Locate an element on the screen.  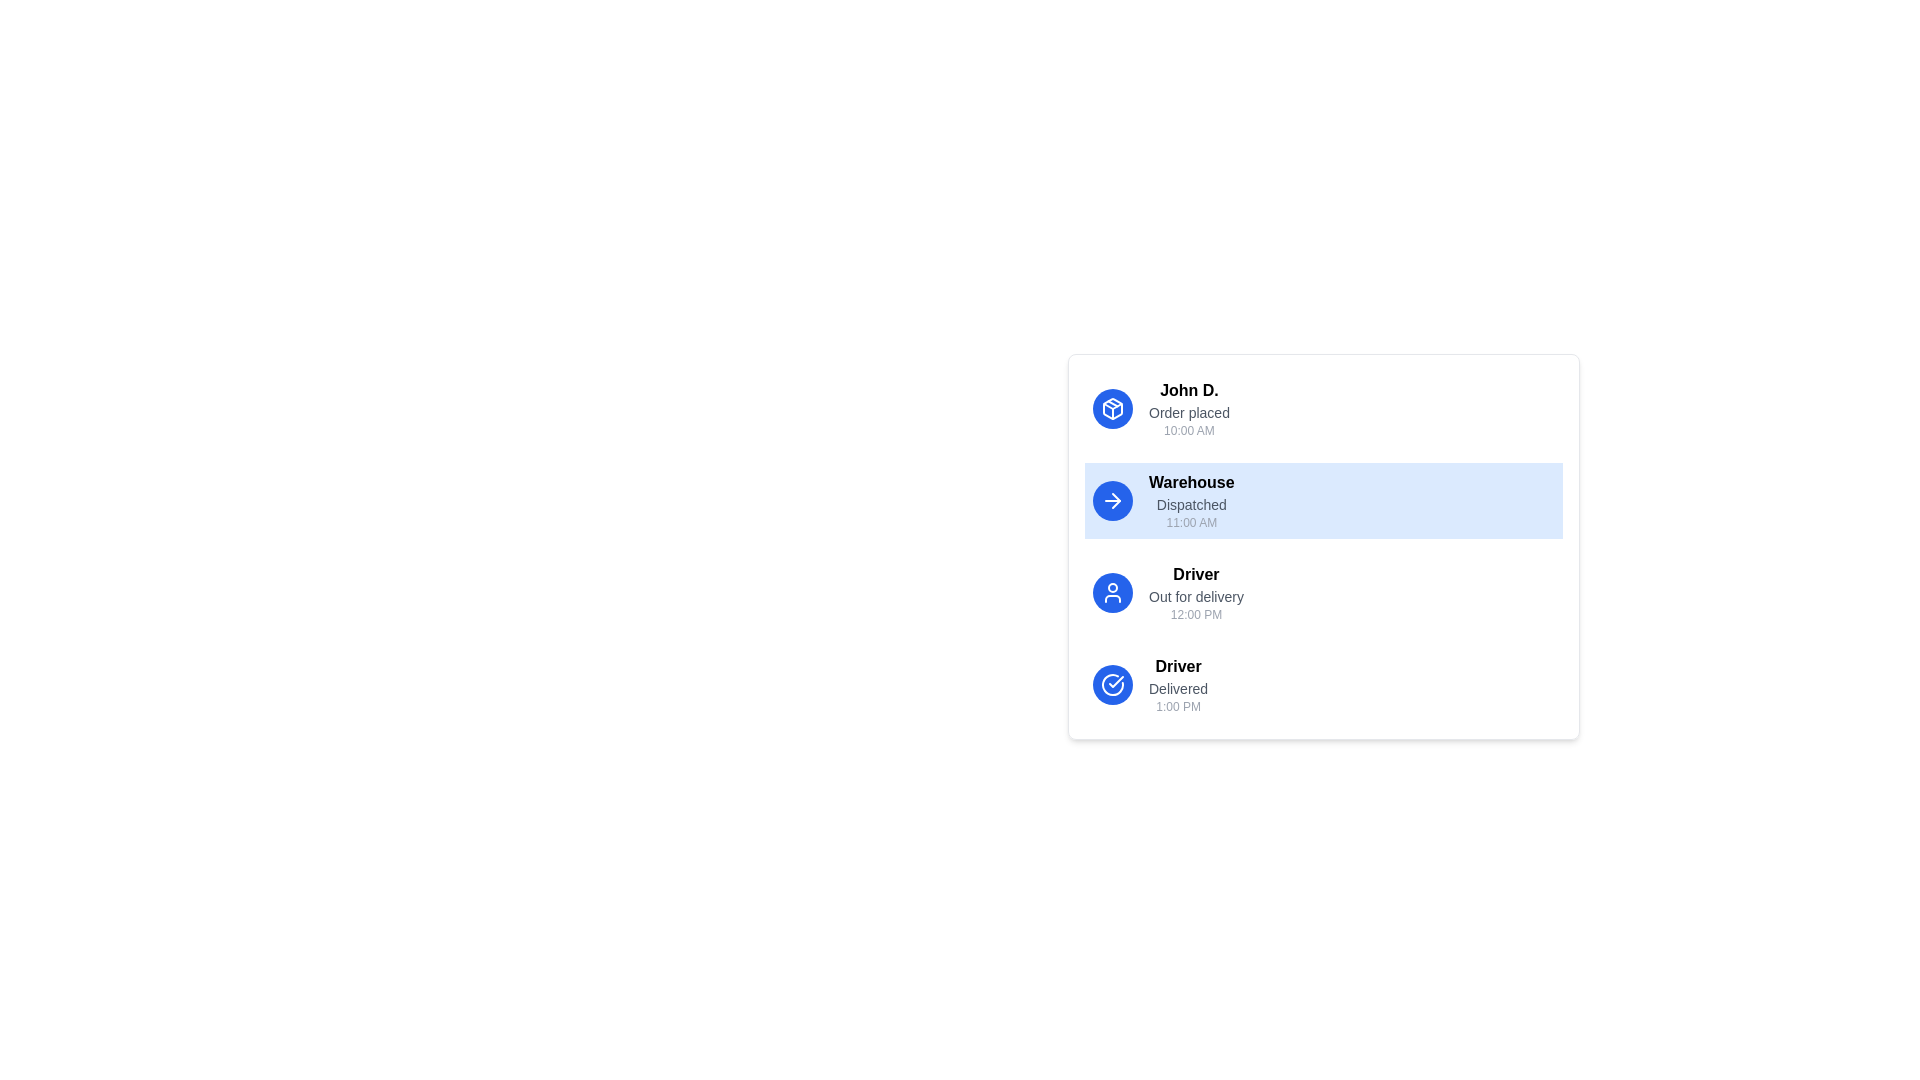
the bold text label displaying the word 'Driver', which is the primary text within the last item in the delivery progress list is located at coordinates (1178, 667).